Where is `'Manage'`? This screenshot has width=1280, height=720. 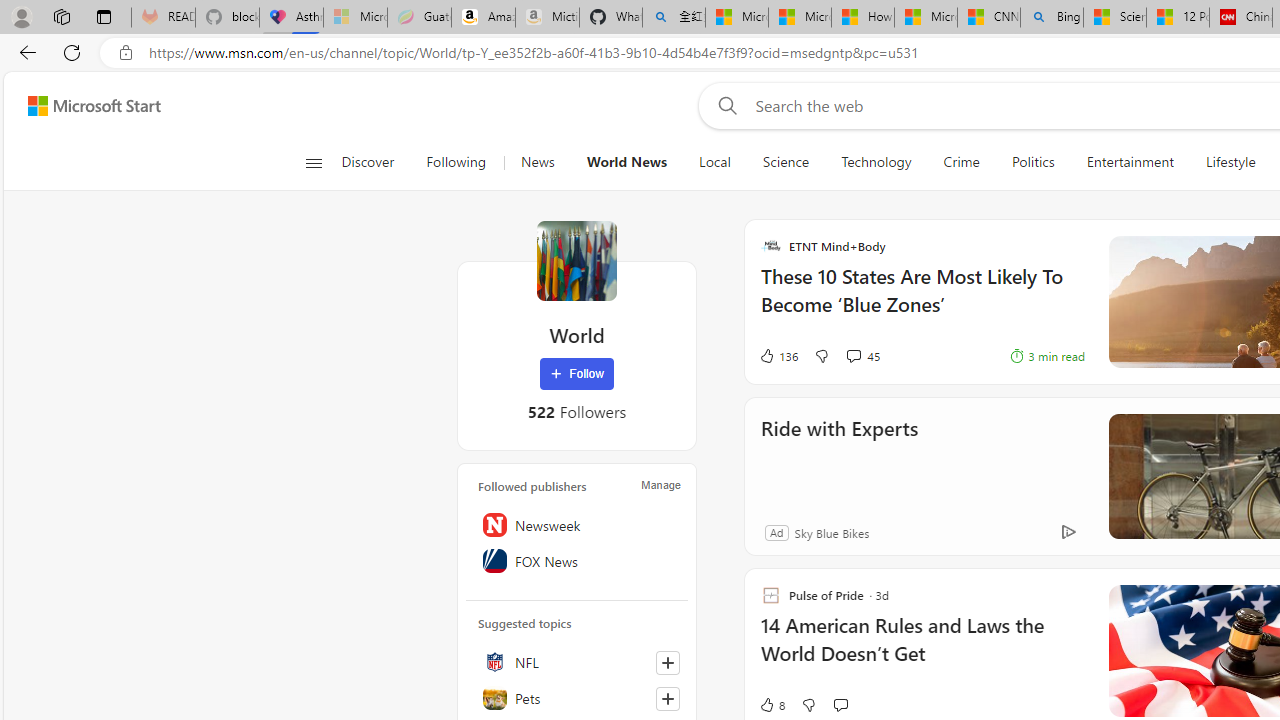
'Manage' is located at coordinates (661, 484).